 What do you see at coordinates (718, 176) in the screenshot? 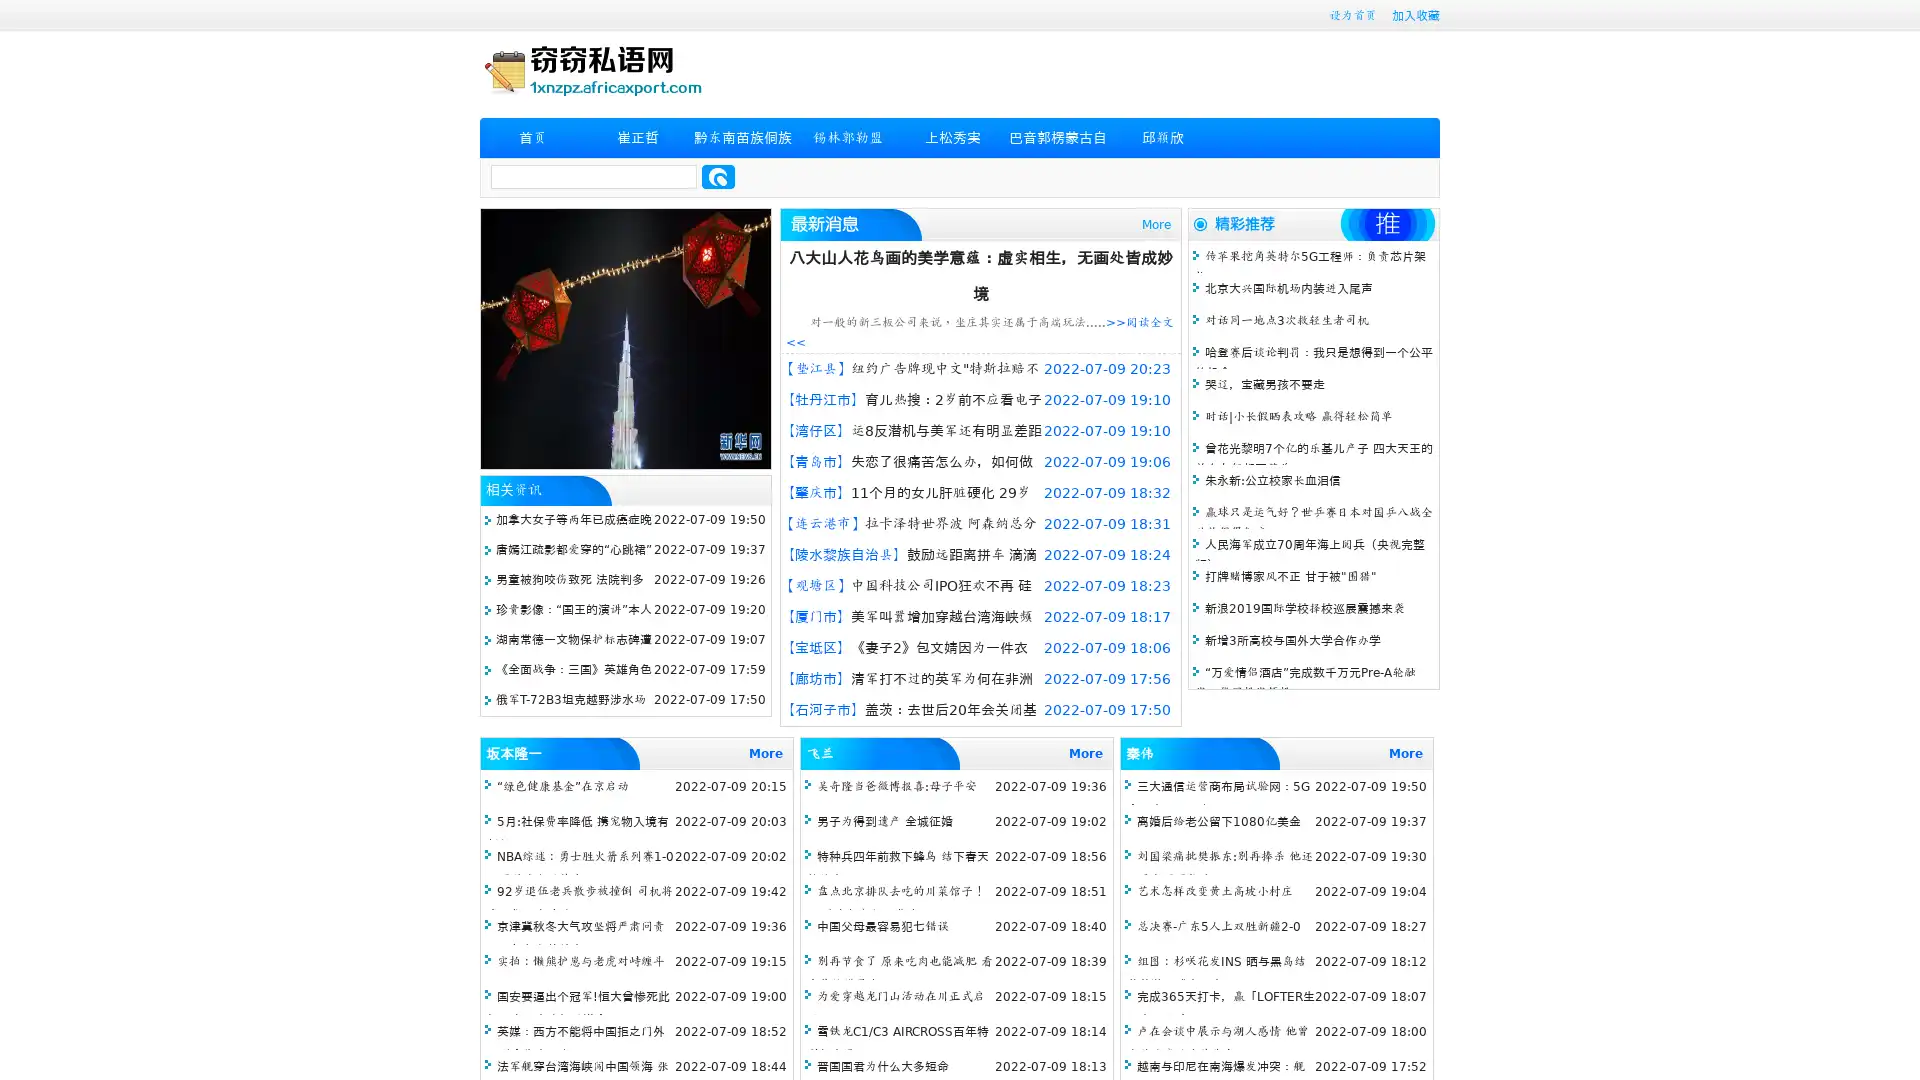
I see `Search` at bounding box center [718, 176].